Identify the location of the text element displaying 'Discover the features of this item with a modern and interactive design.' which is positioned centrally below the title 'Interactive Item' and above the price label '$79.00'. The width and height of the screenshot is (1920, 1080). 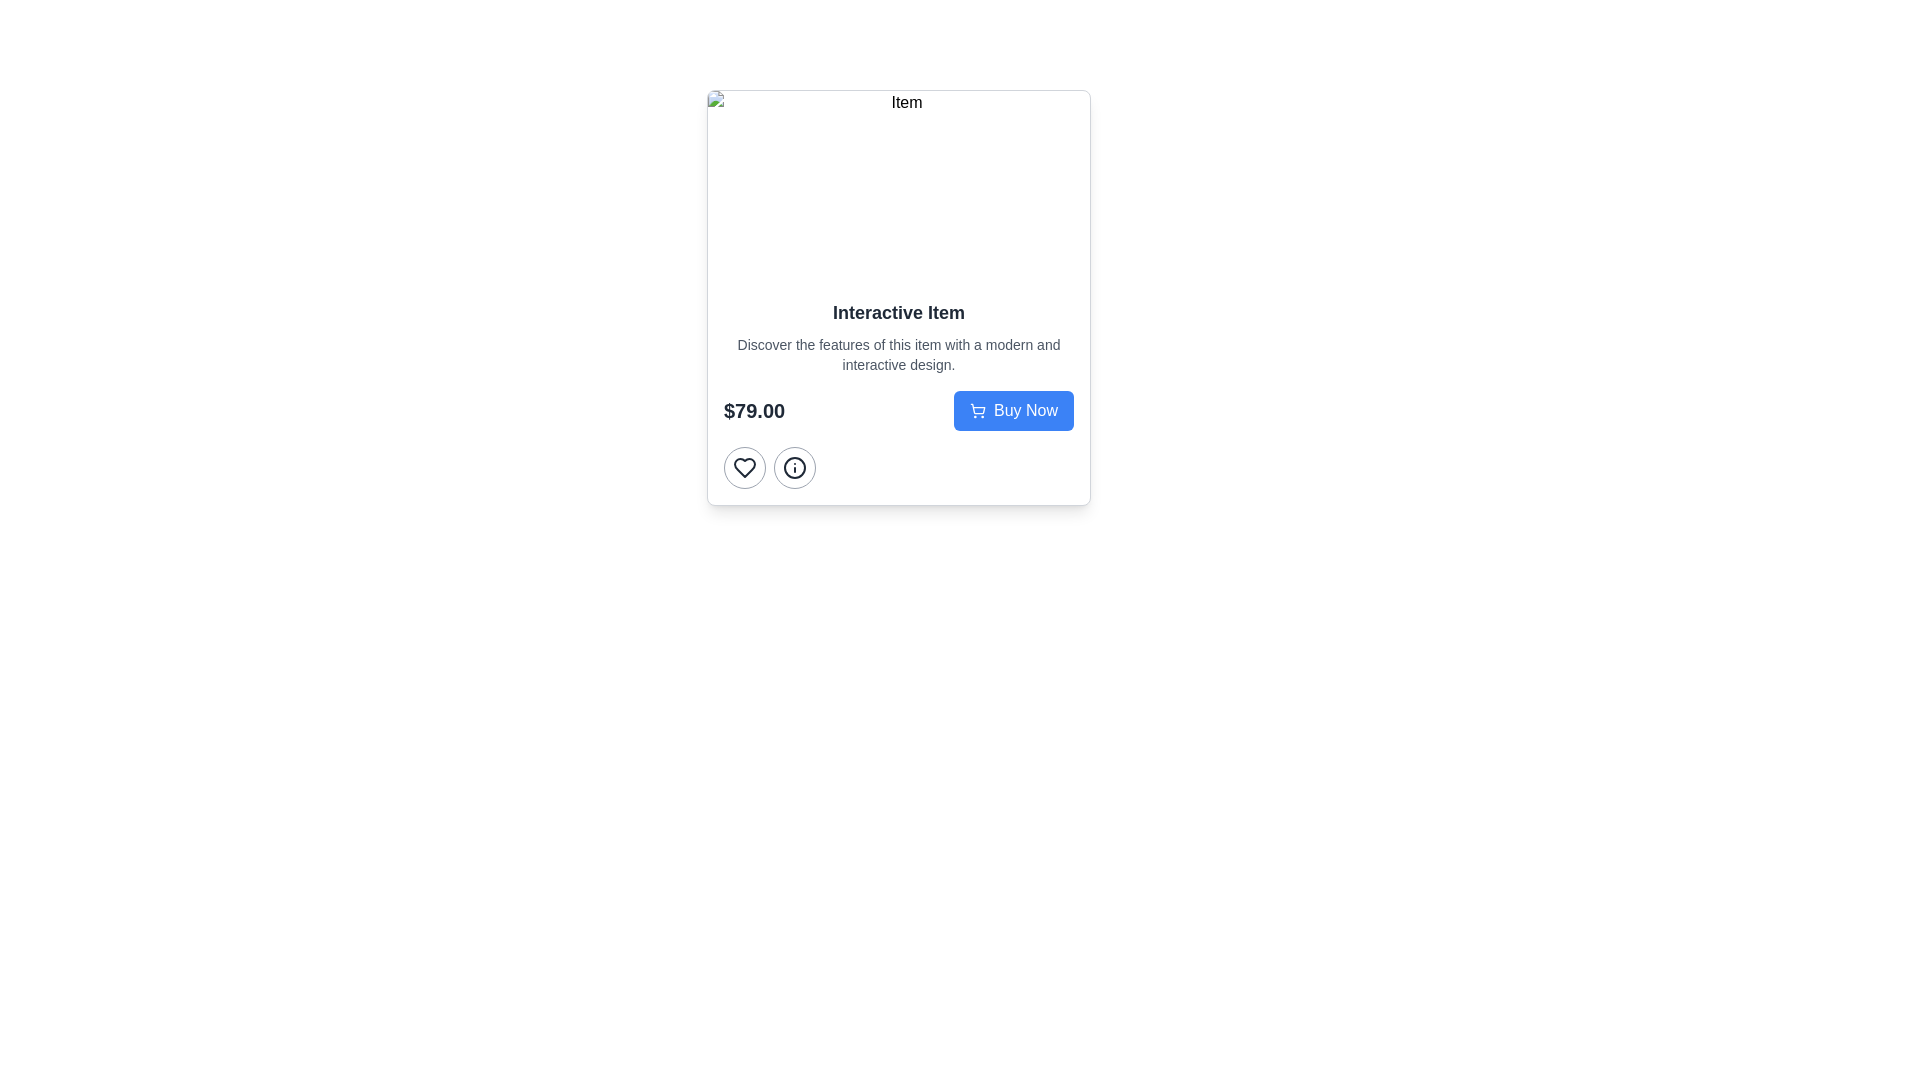
(897, 353).